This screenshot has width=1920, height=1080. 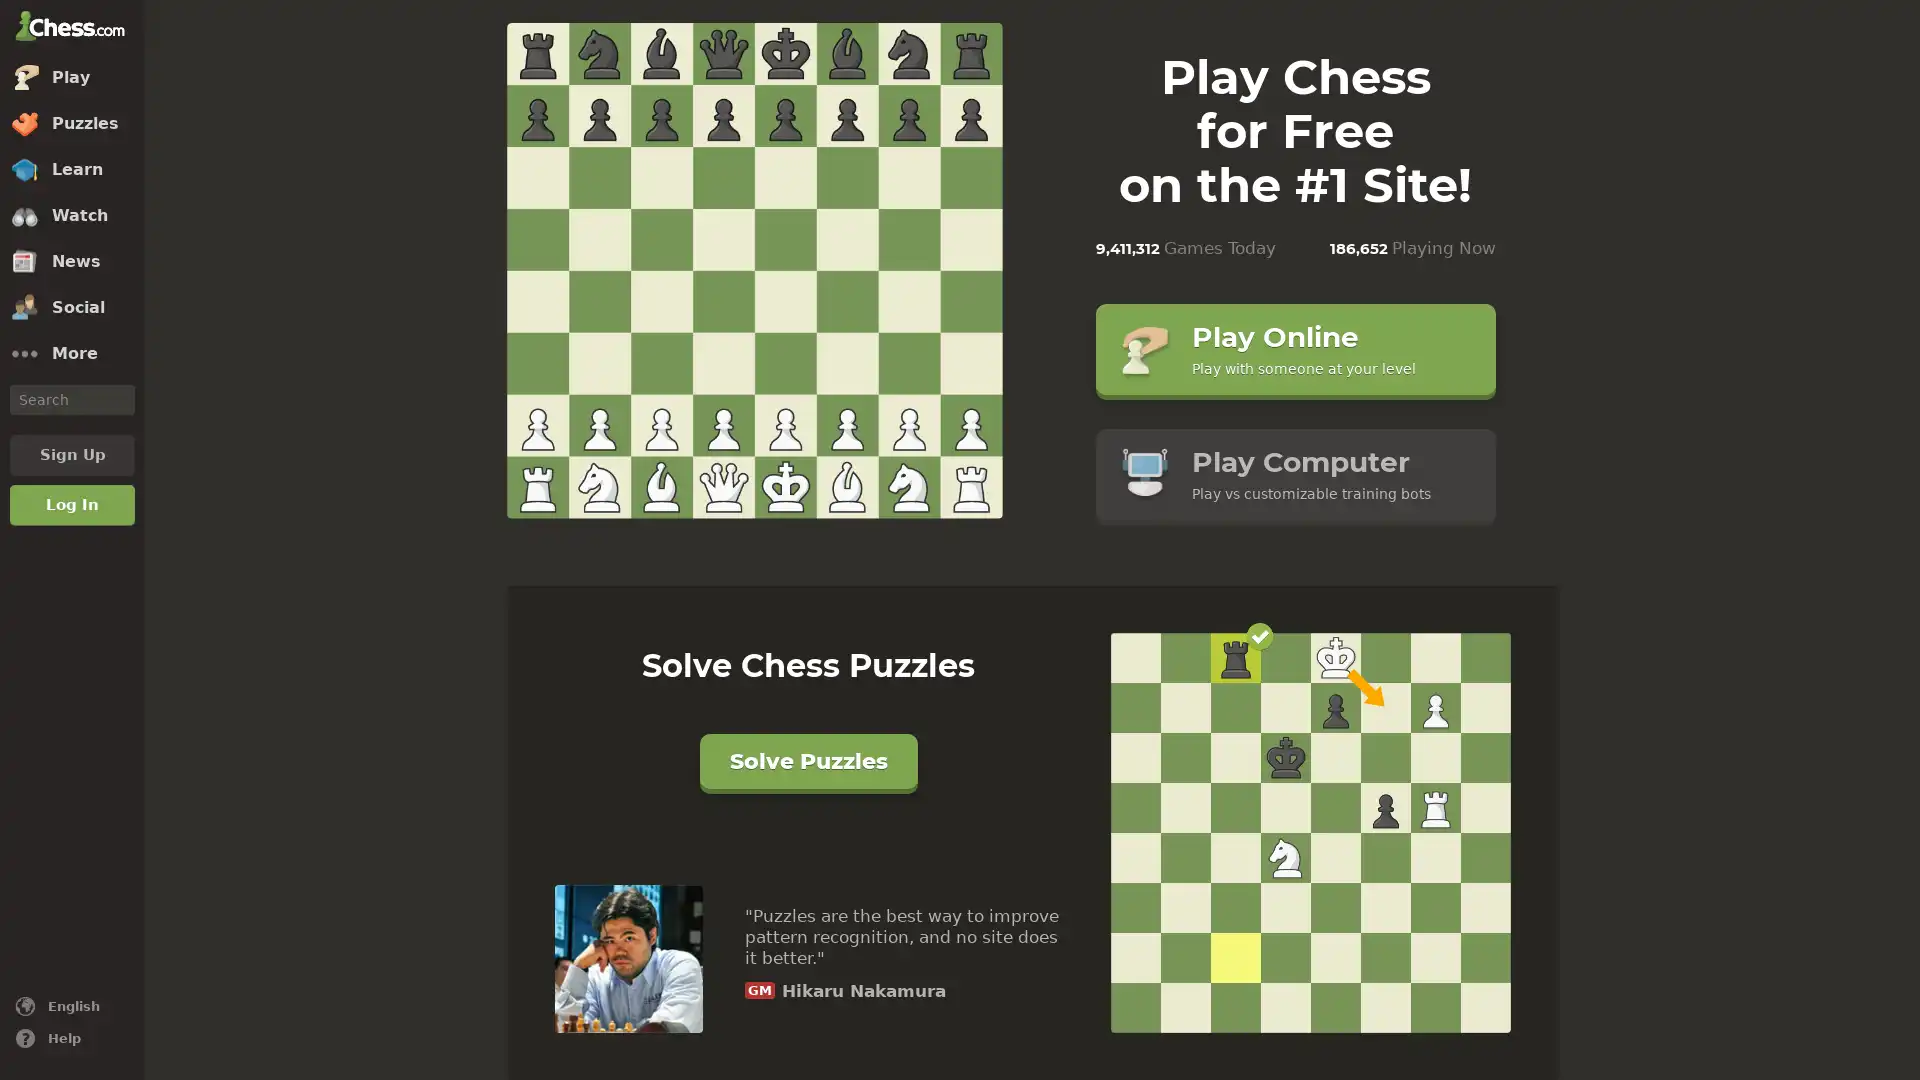 What do you see at coordinates (1295, 347) in the screenshot?
I see `Play Online Play with someone at your level` at bounding box center [1295, 347].